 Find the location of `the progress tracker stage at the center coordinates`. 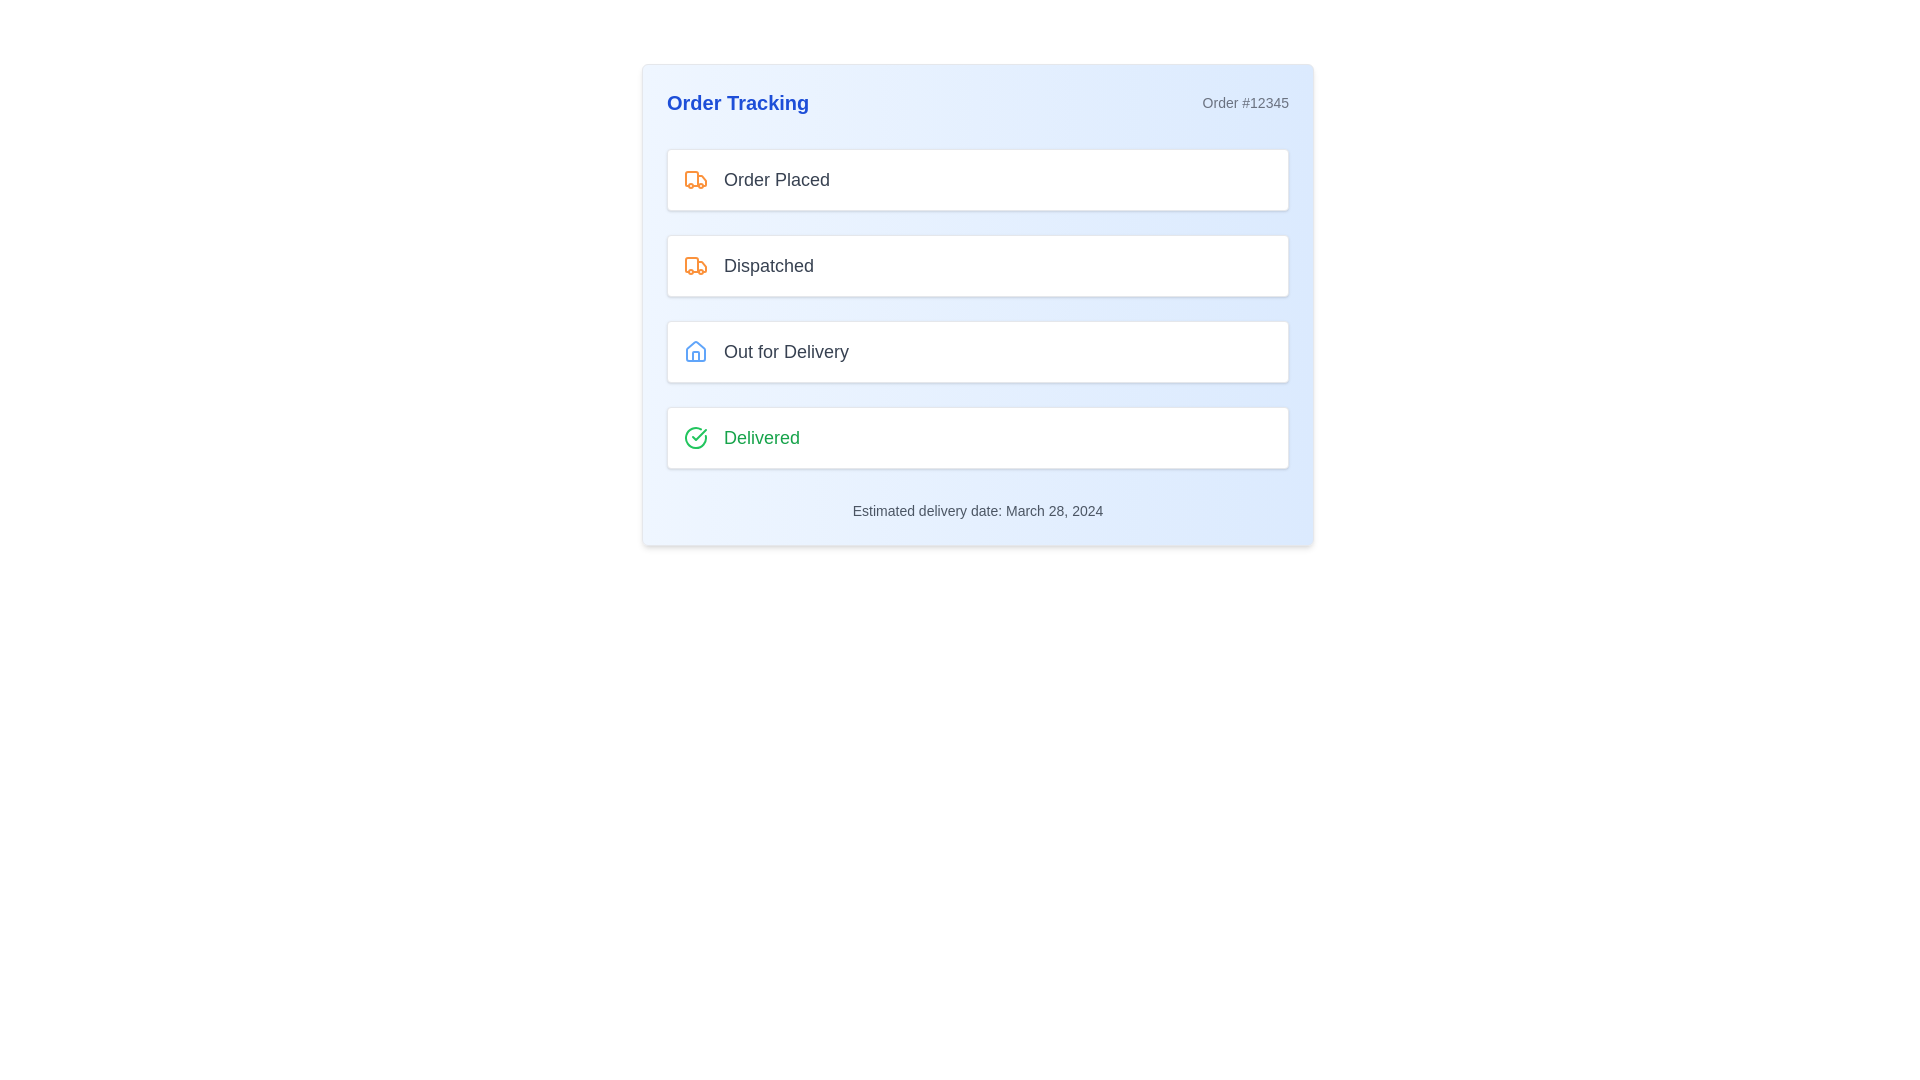

the progress tracker stage at the center coordinates is located at coordinates (978, 308).